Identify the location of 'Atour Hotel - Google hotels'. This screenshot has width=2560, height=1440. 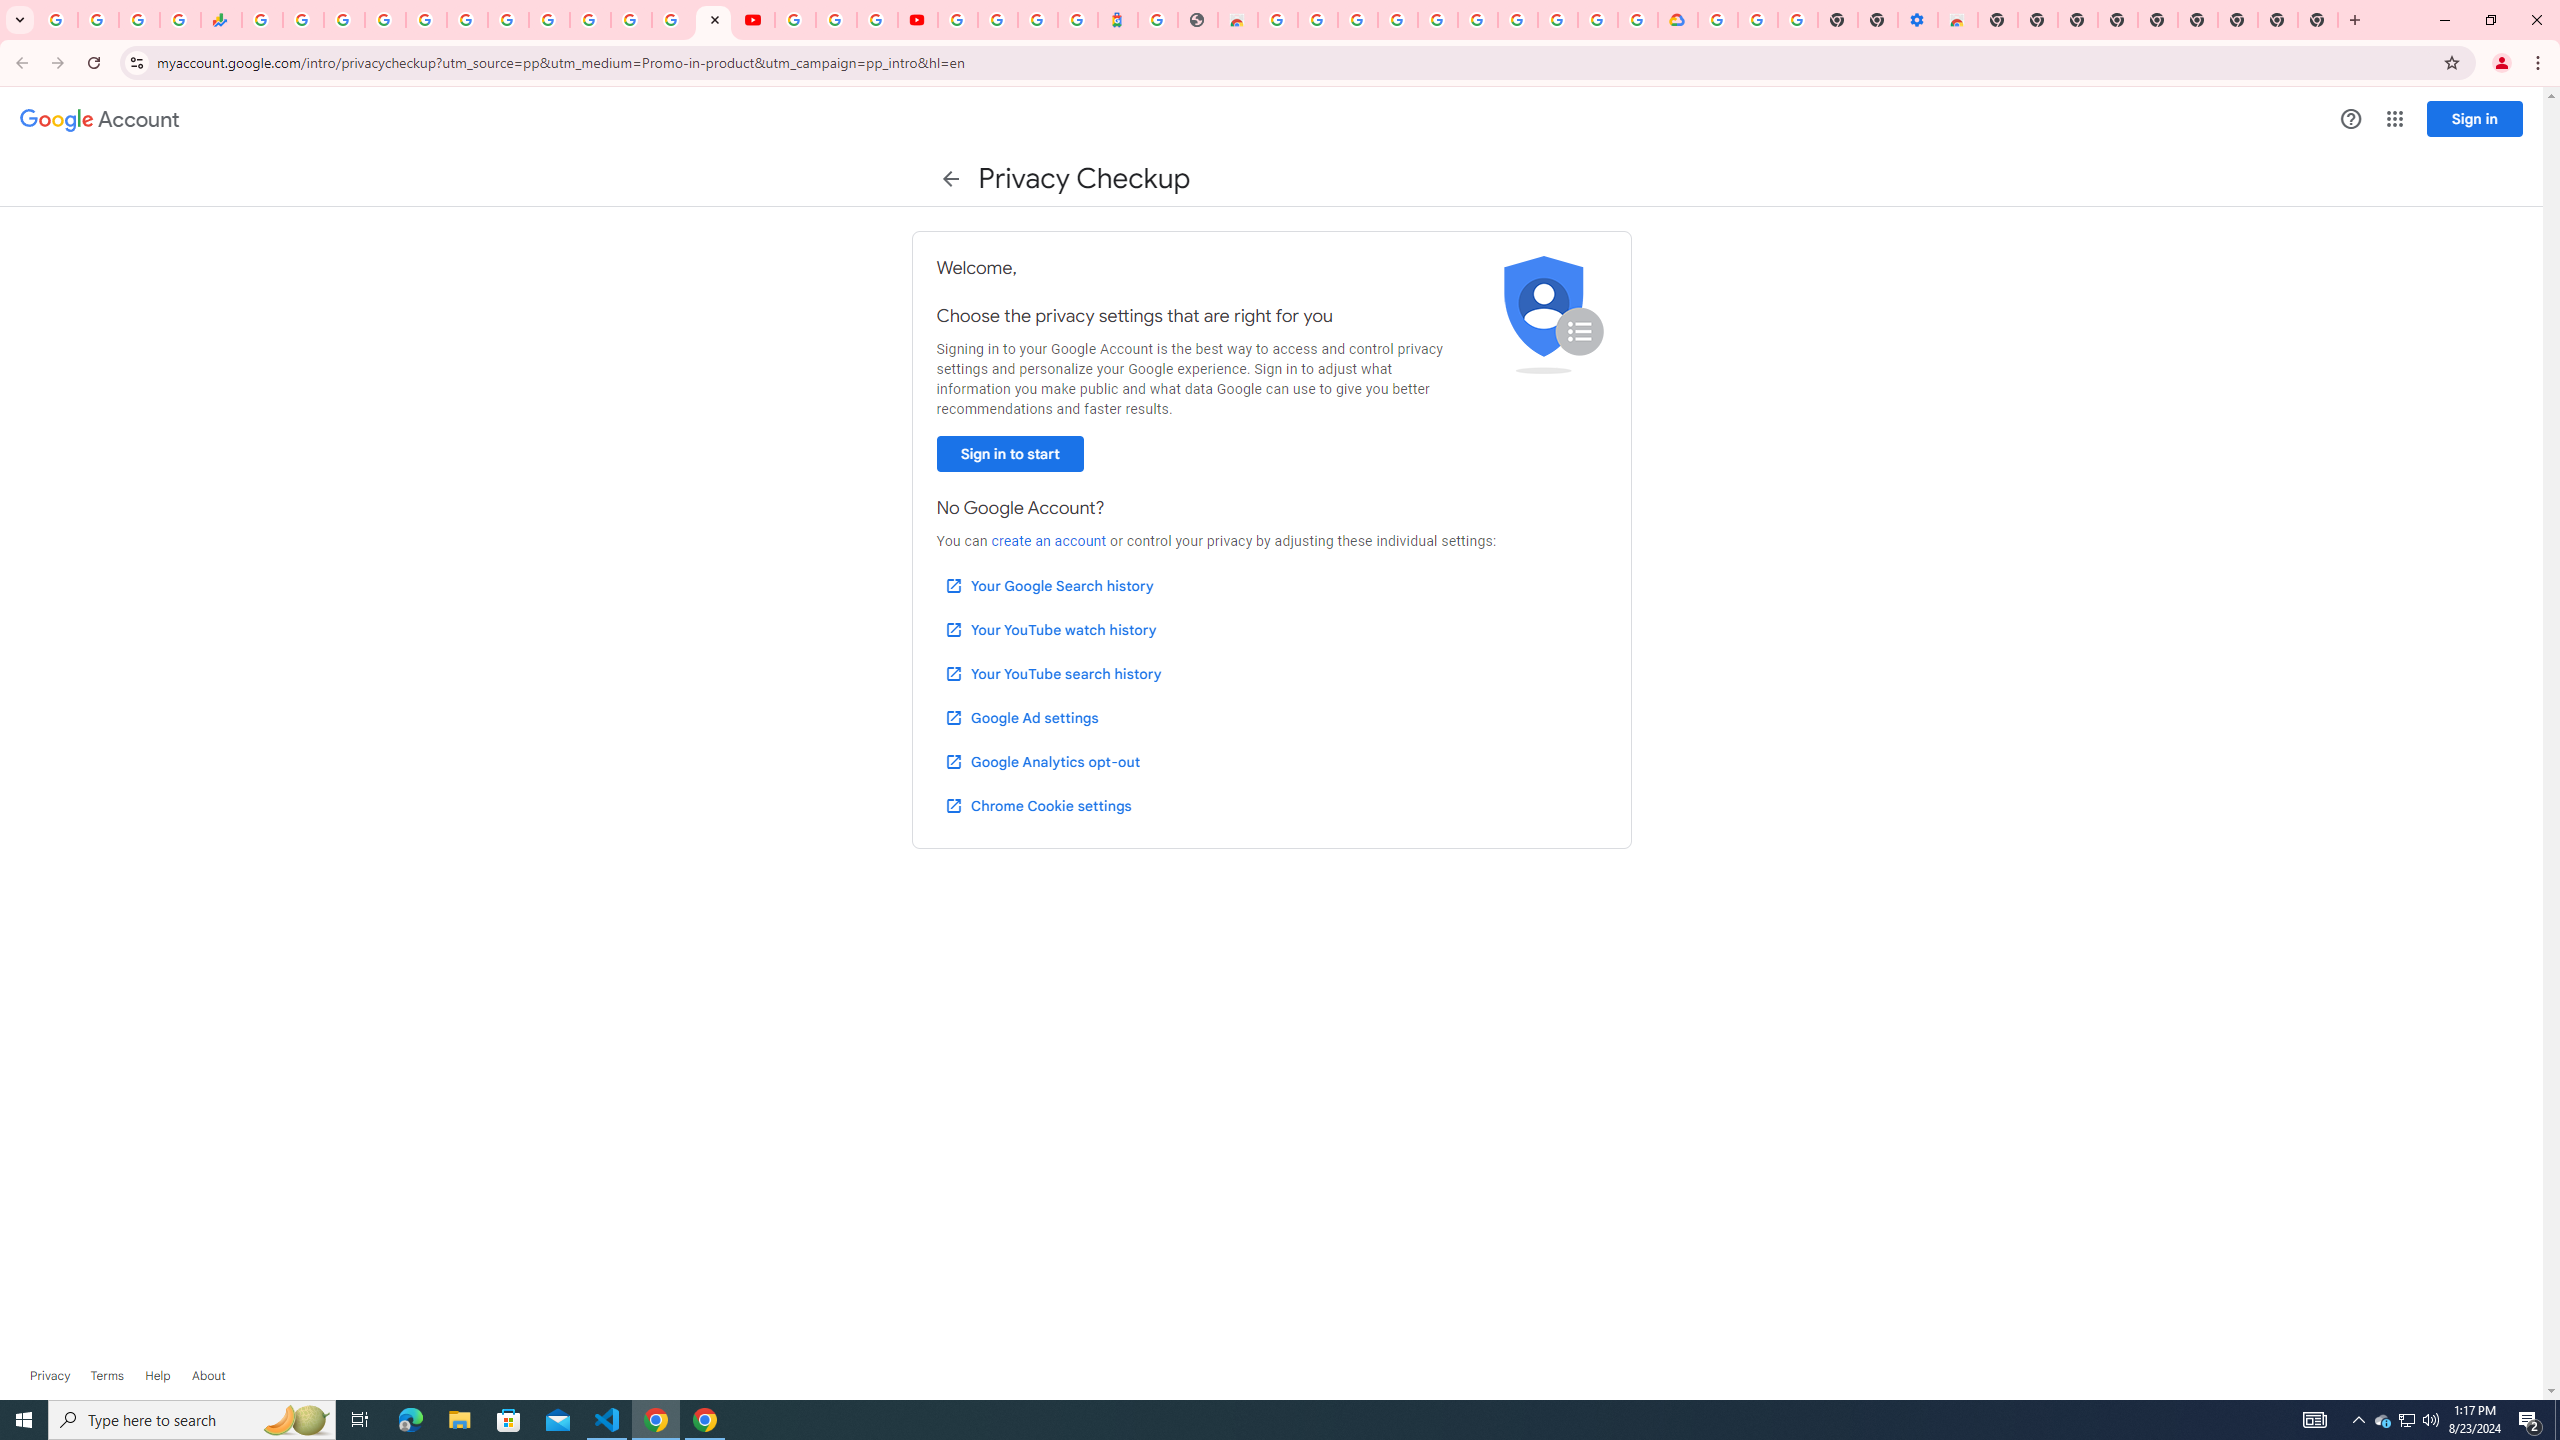
(1116, 19).